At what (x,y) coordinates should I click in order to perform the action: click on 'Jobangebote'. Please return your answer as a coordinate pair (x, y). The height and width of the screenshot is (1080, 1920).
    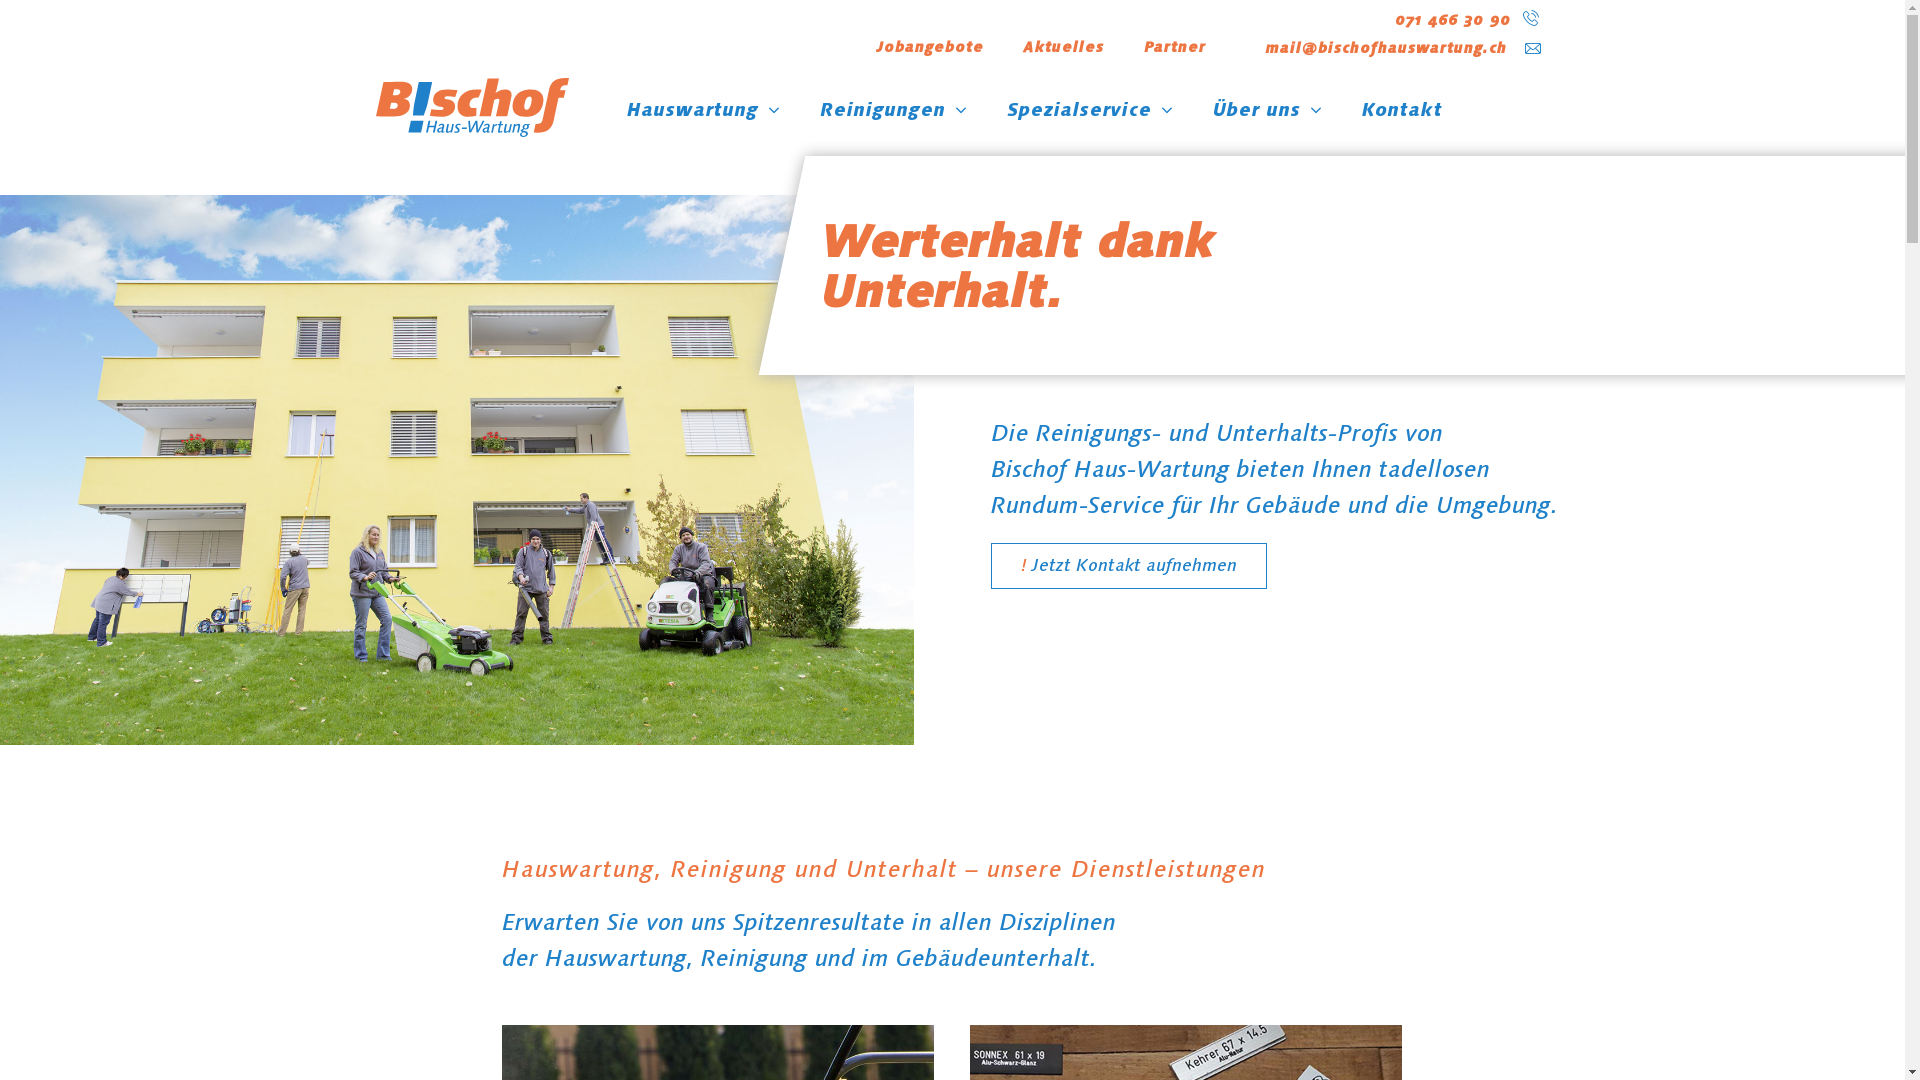
    Looking at the image, I should click on (929, 47).